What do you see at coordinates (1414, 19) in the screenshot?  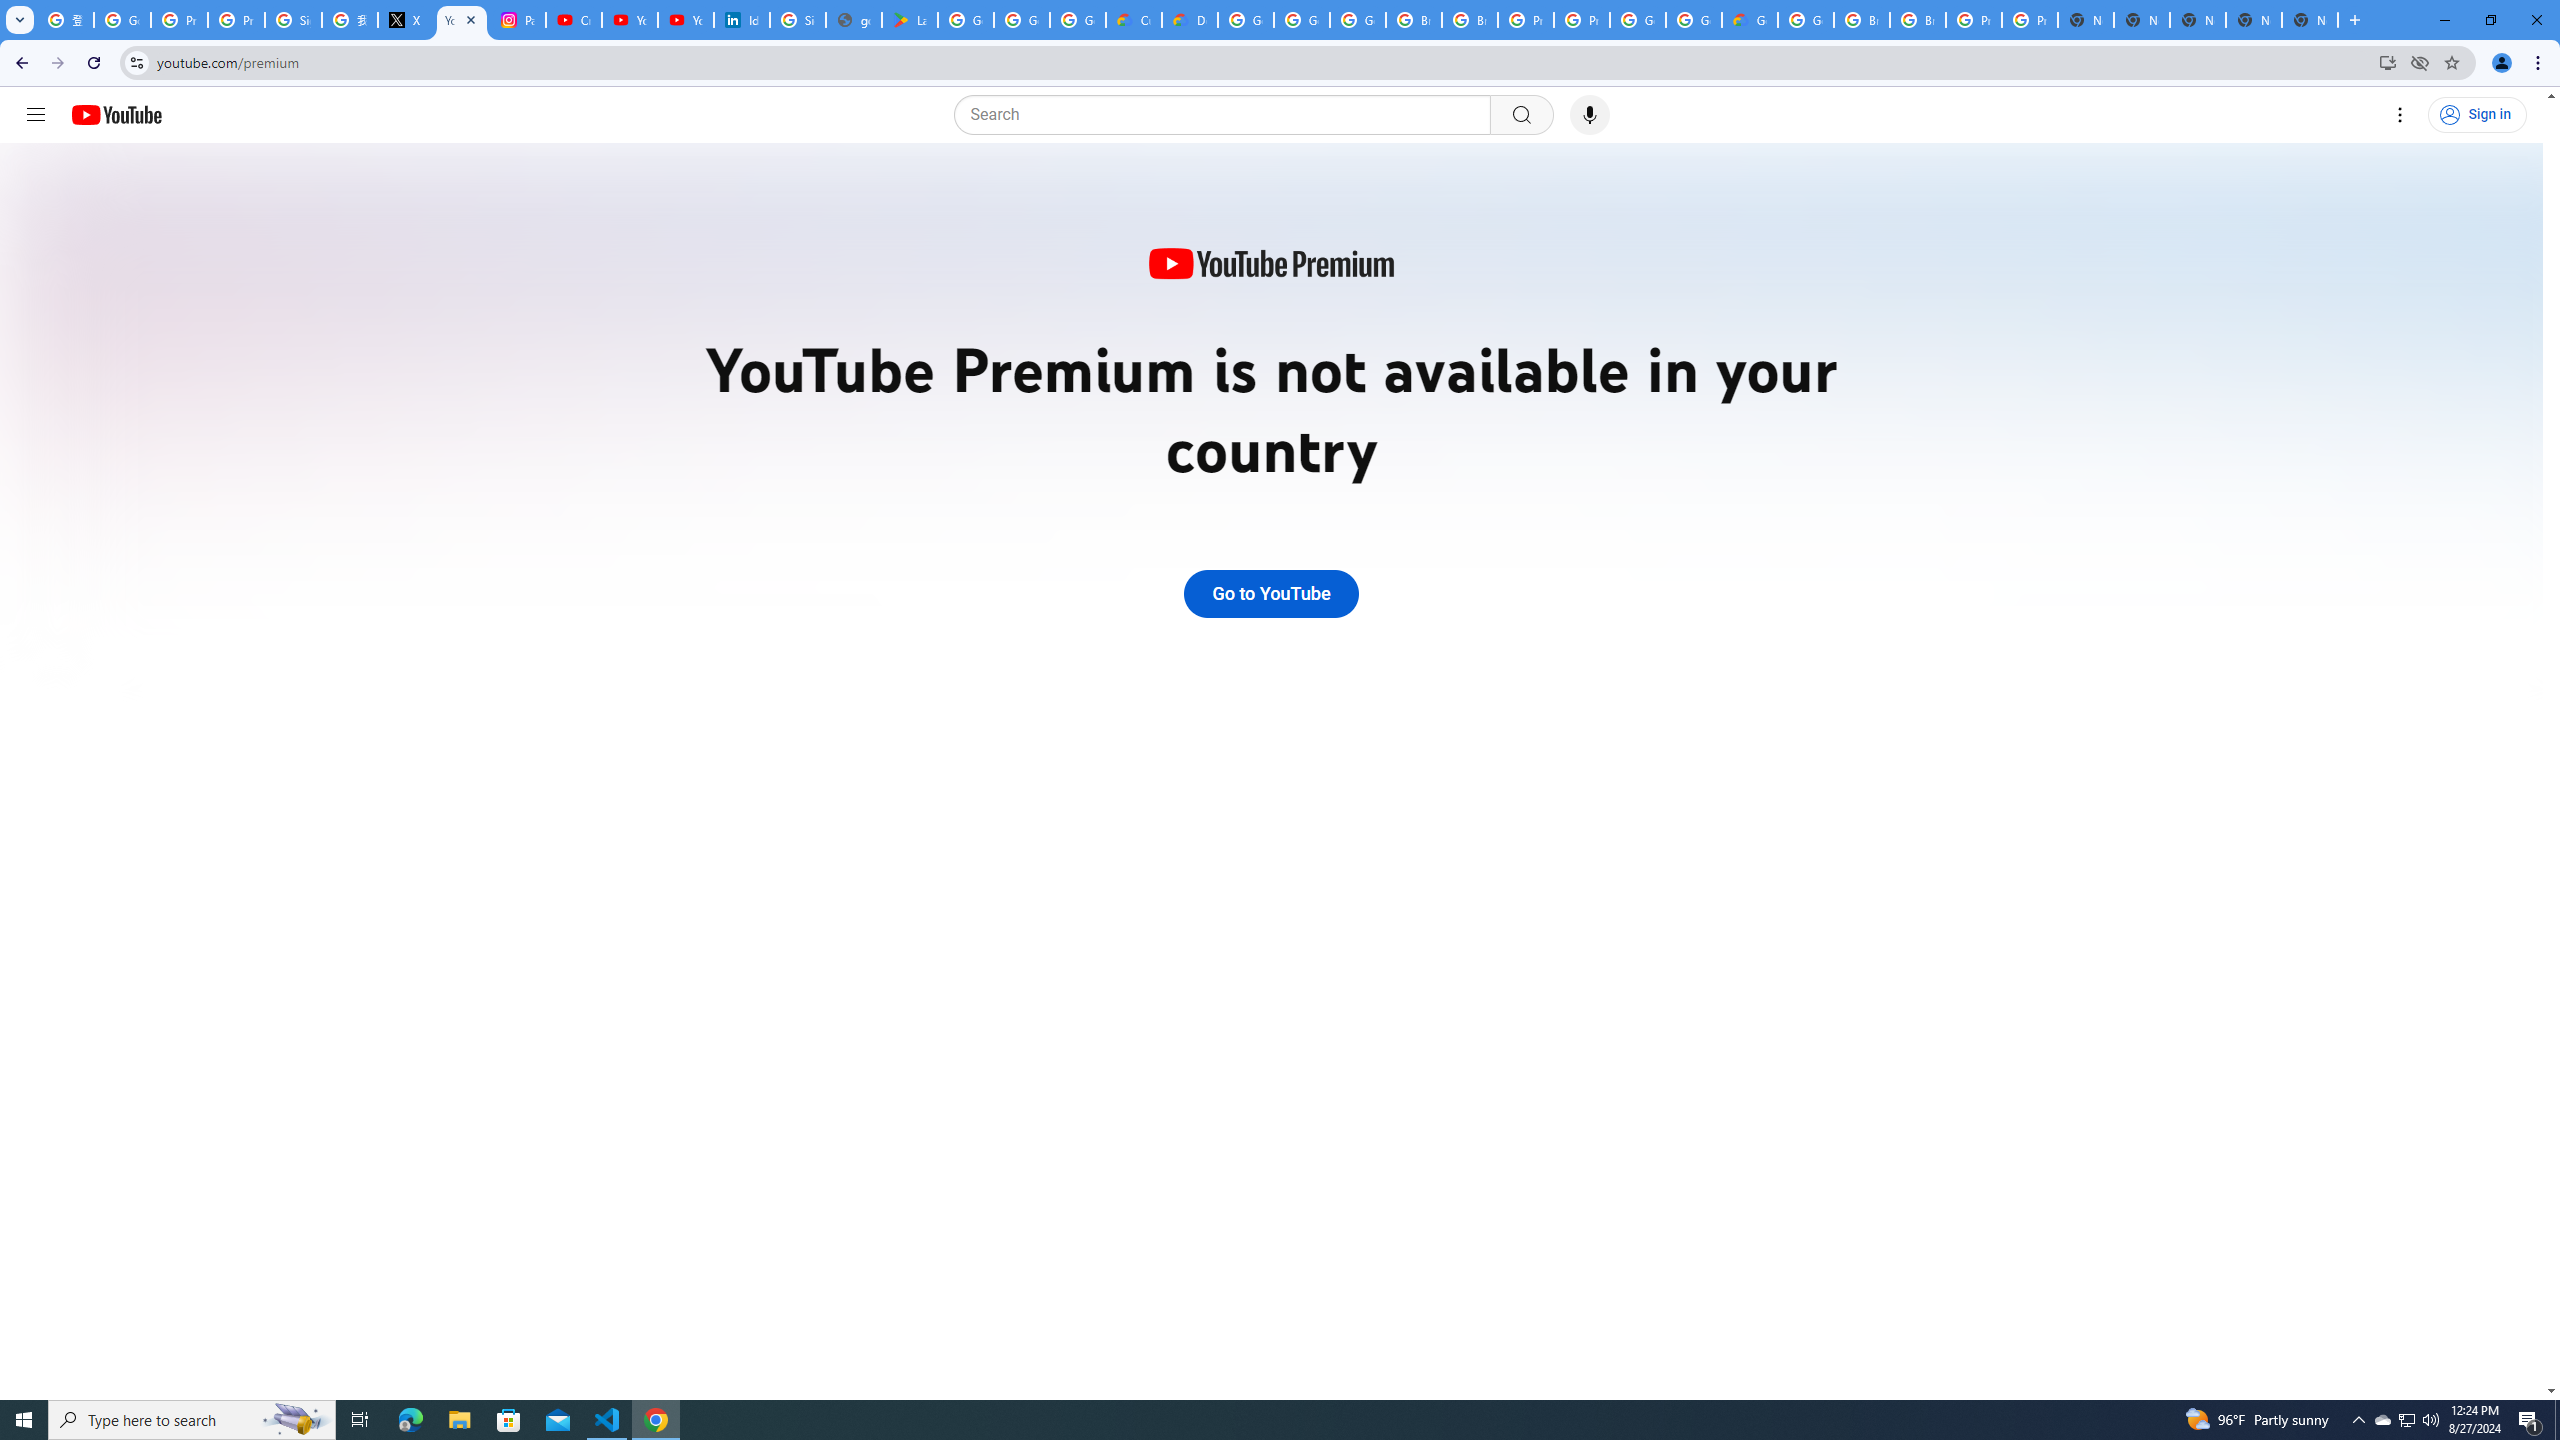 I see `'Browse Chrome as a guest - Computer - Google Chrome Help'` at bounding box center [1414, 19].